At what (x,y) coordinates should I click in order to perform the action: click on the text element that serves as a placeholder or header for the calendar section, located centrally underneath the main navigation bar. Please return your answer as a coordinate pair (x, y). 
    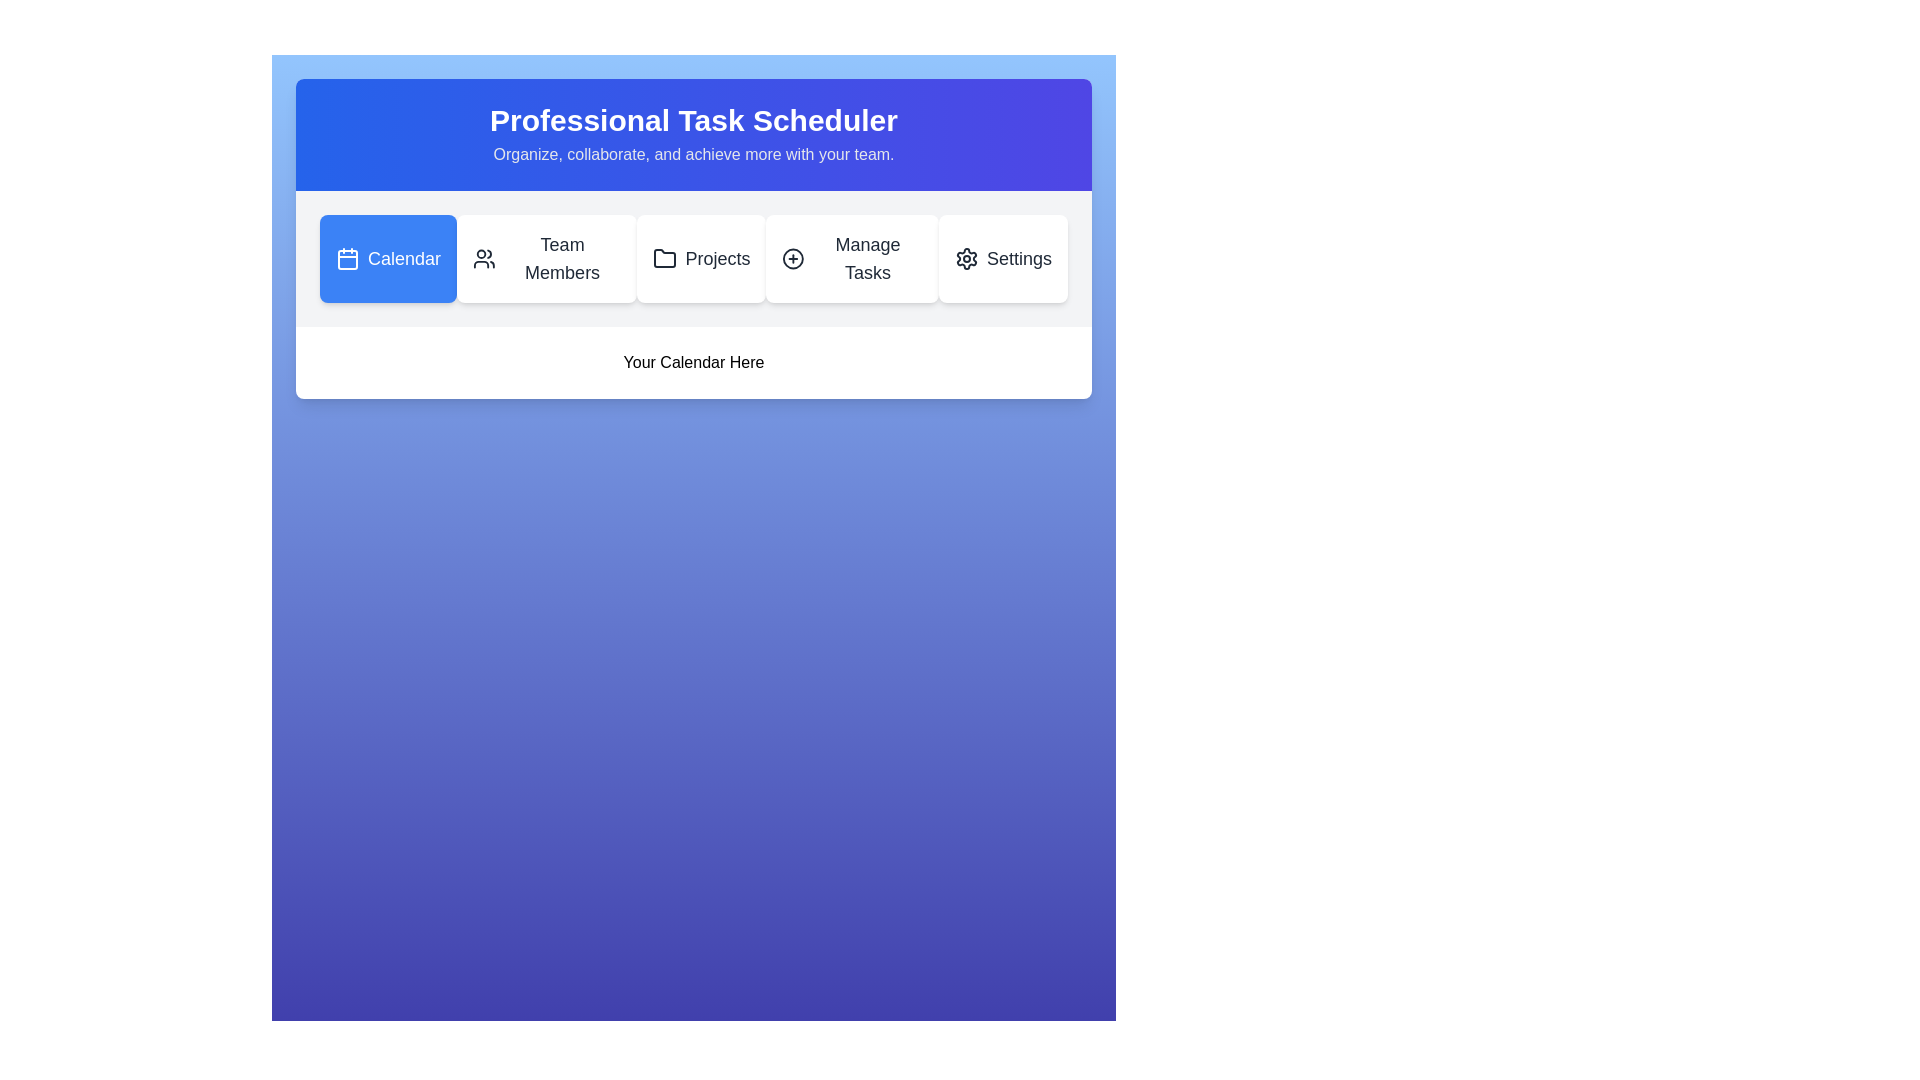
    Looking at the image, I should click on (694, 362).